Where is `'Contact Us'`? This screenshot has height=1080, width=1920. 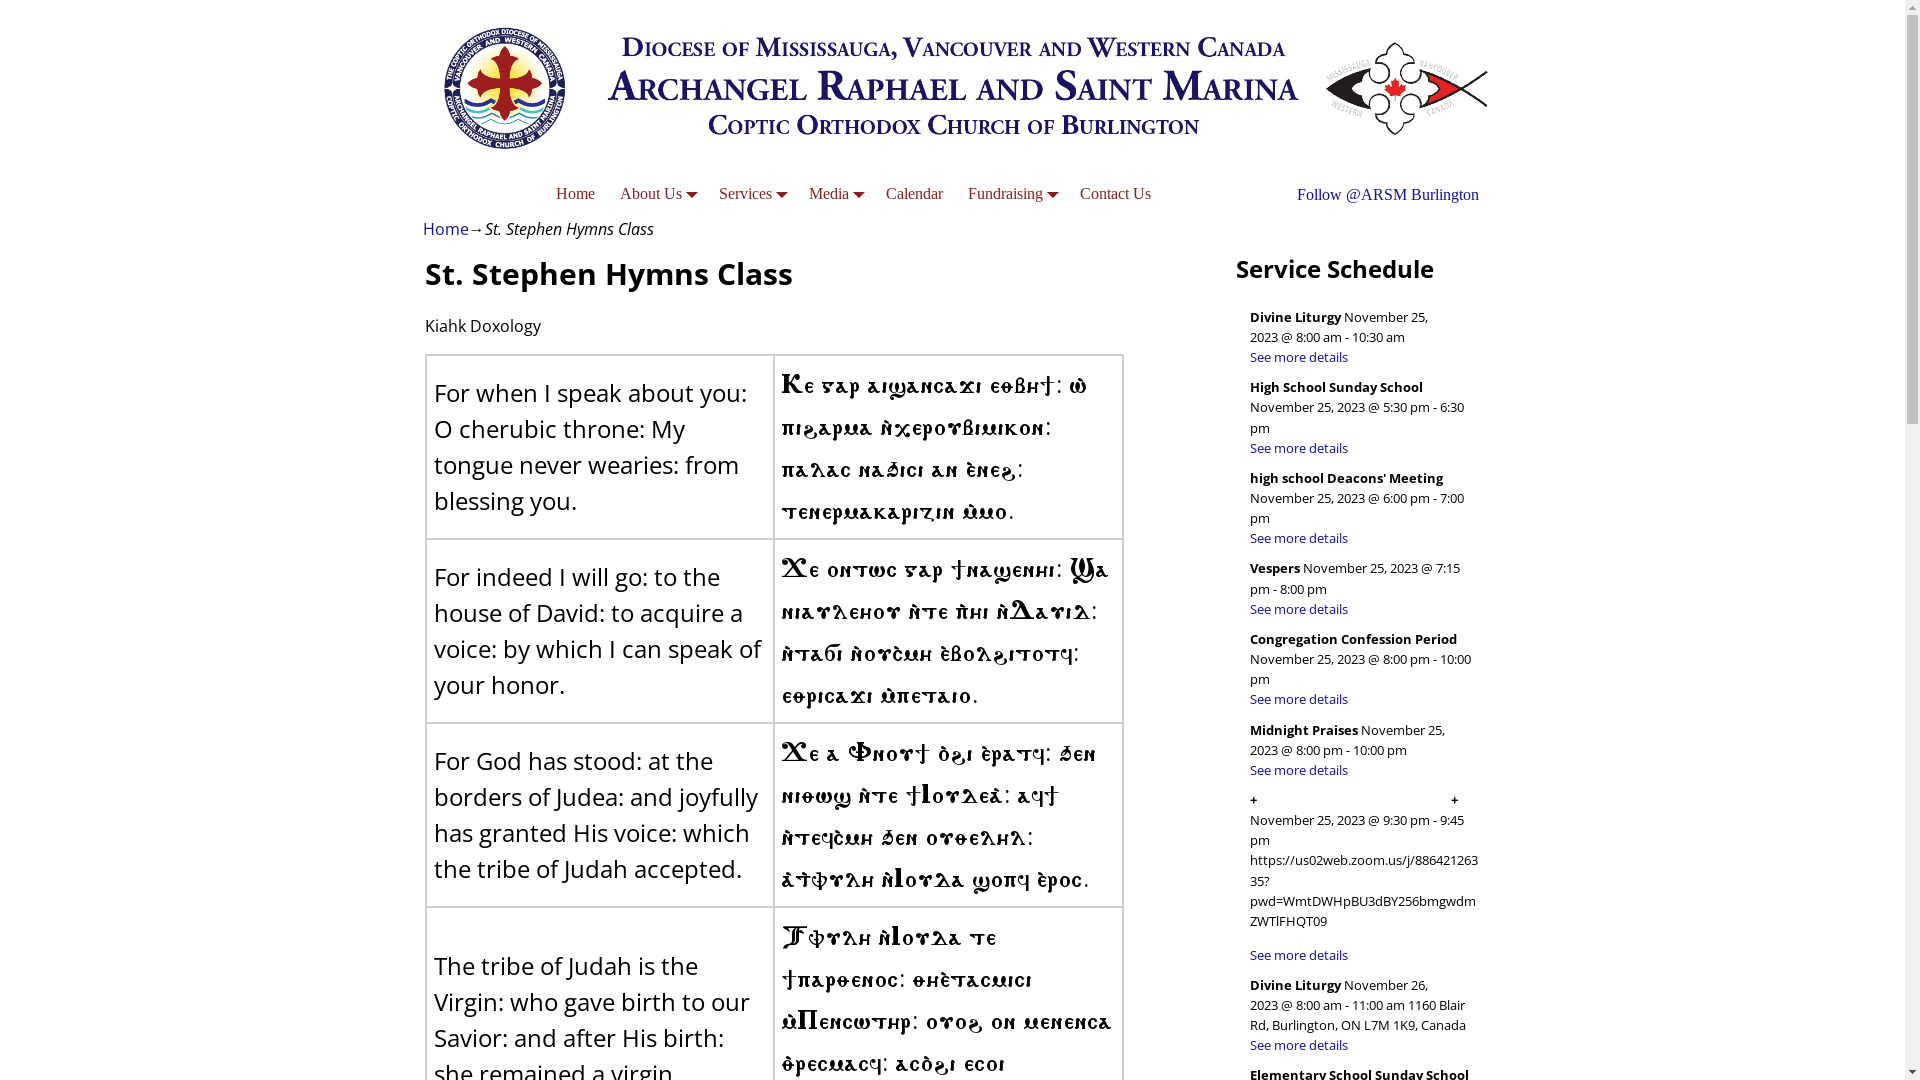
'Contact Us' is located at coordinates (1115, 194).